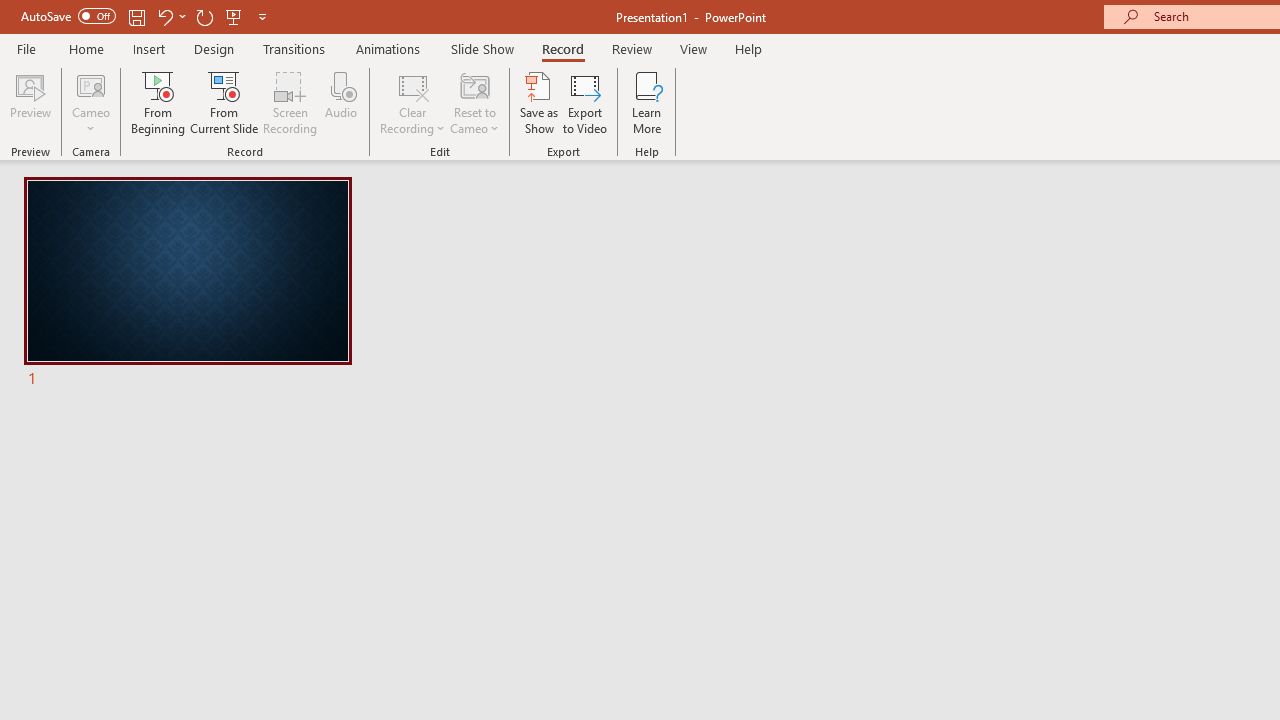 The height and width of the screenshot is (720, 1280). What do you see at coordinates (224, 103) in the screenshot?
I see `'From Current Slide...'` at bounding box center [224, 103].